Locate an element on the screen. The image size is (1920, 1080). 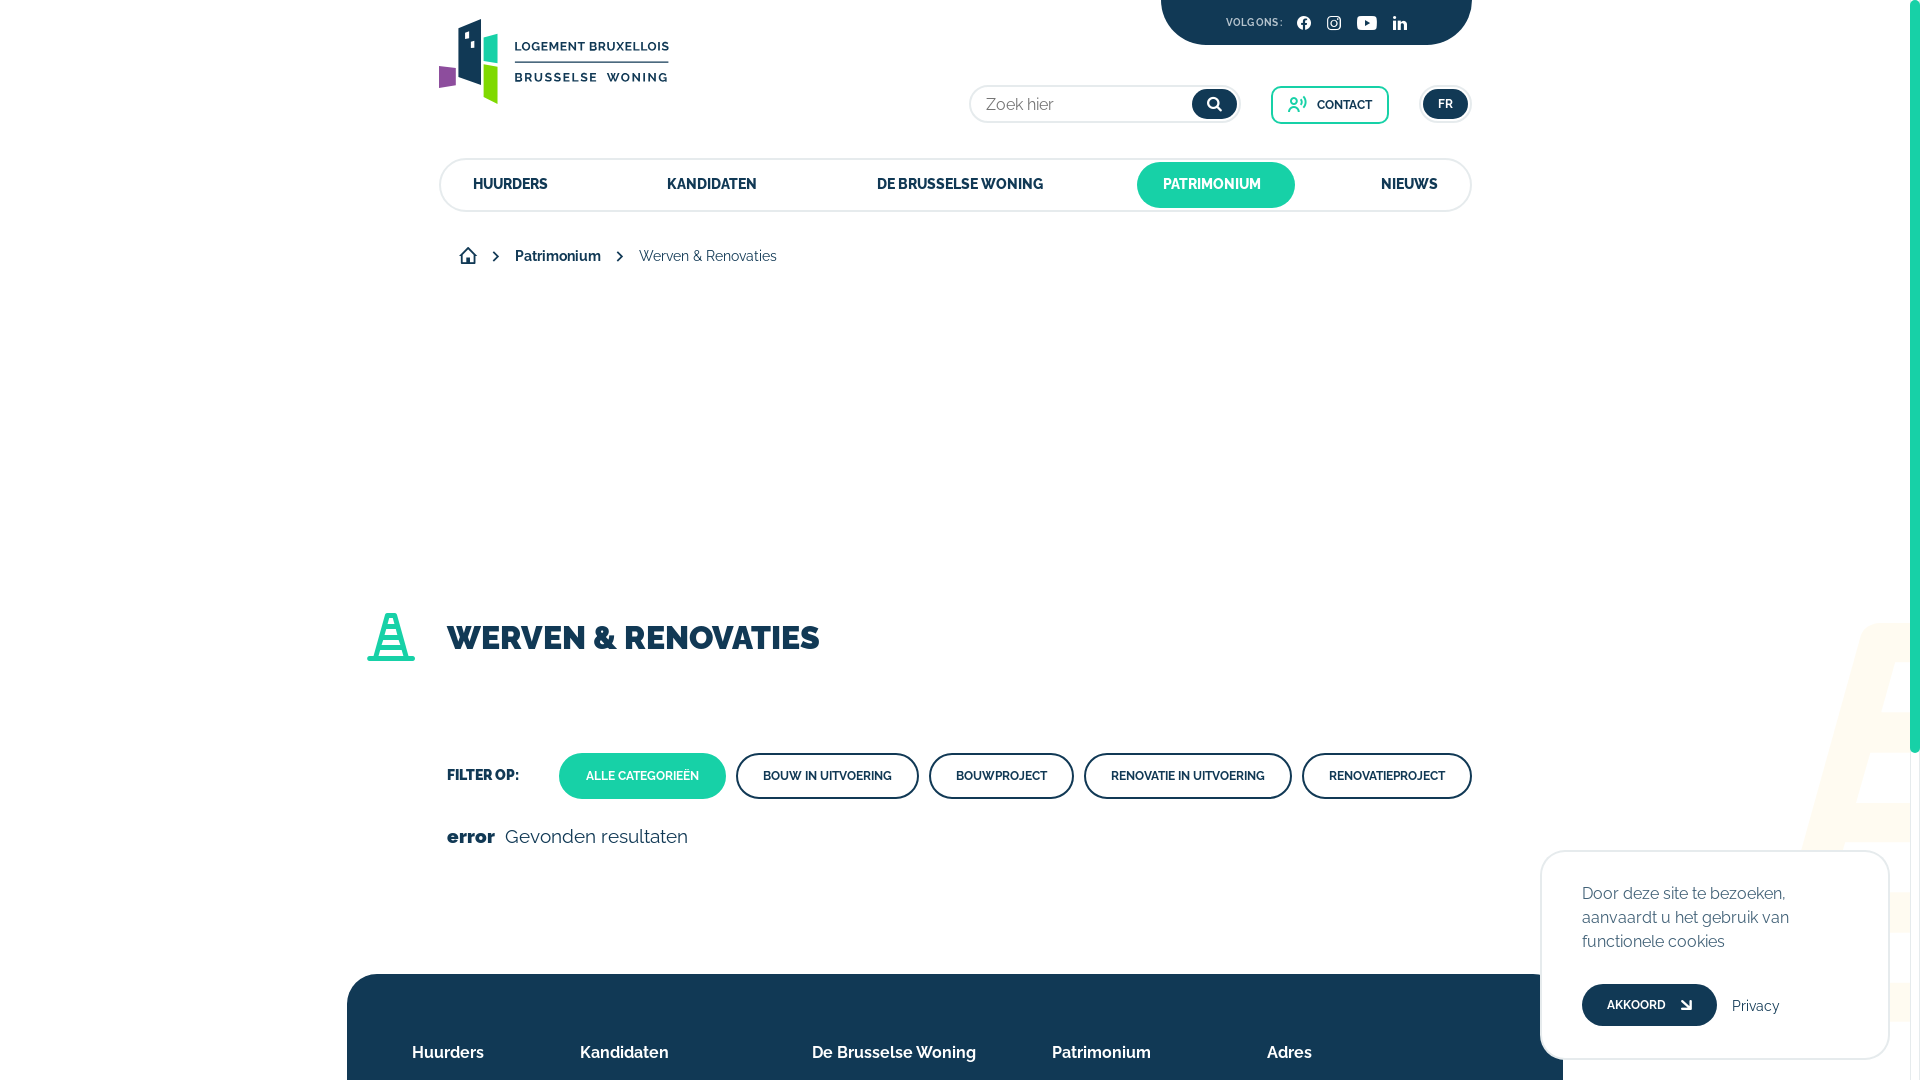
'Privacy' is located at coordinates (1755, 1006).